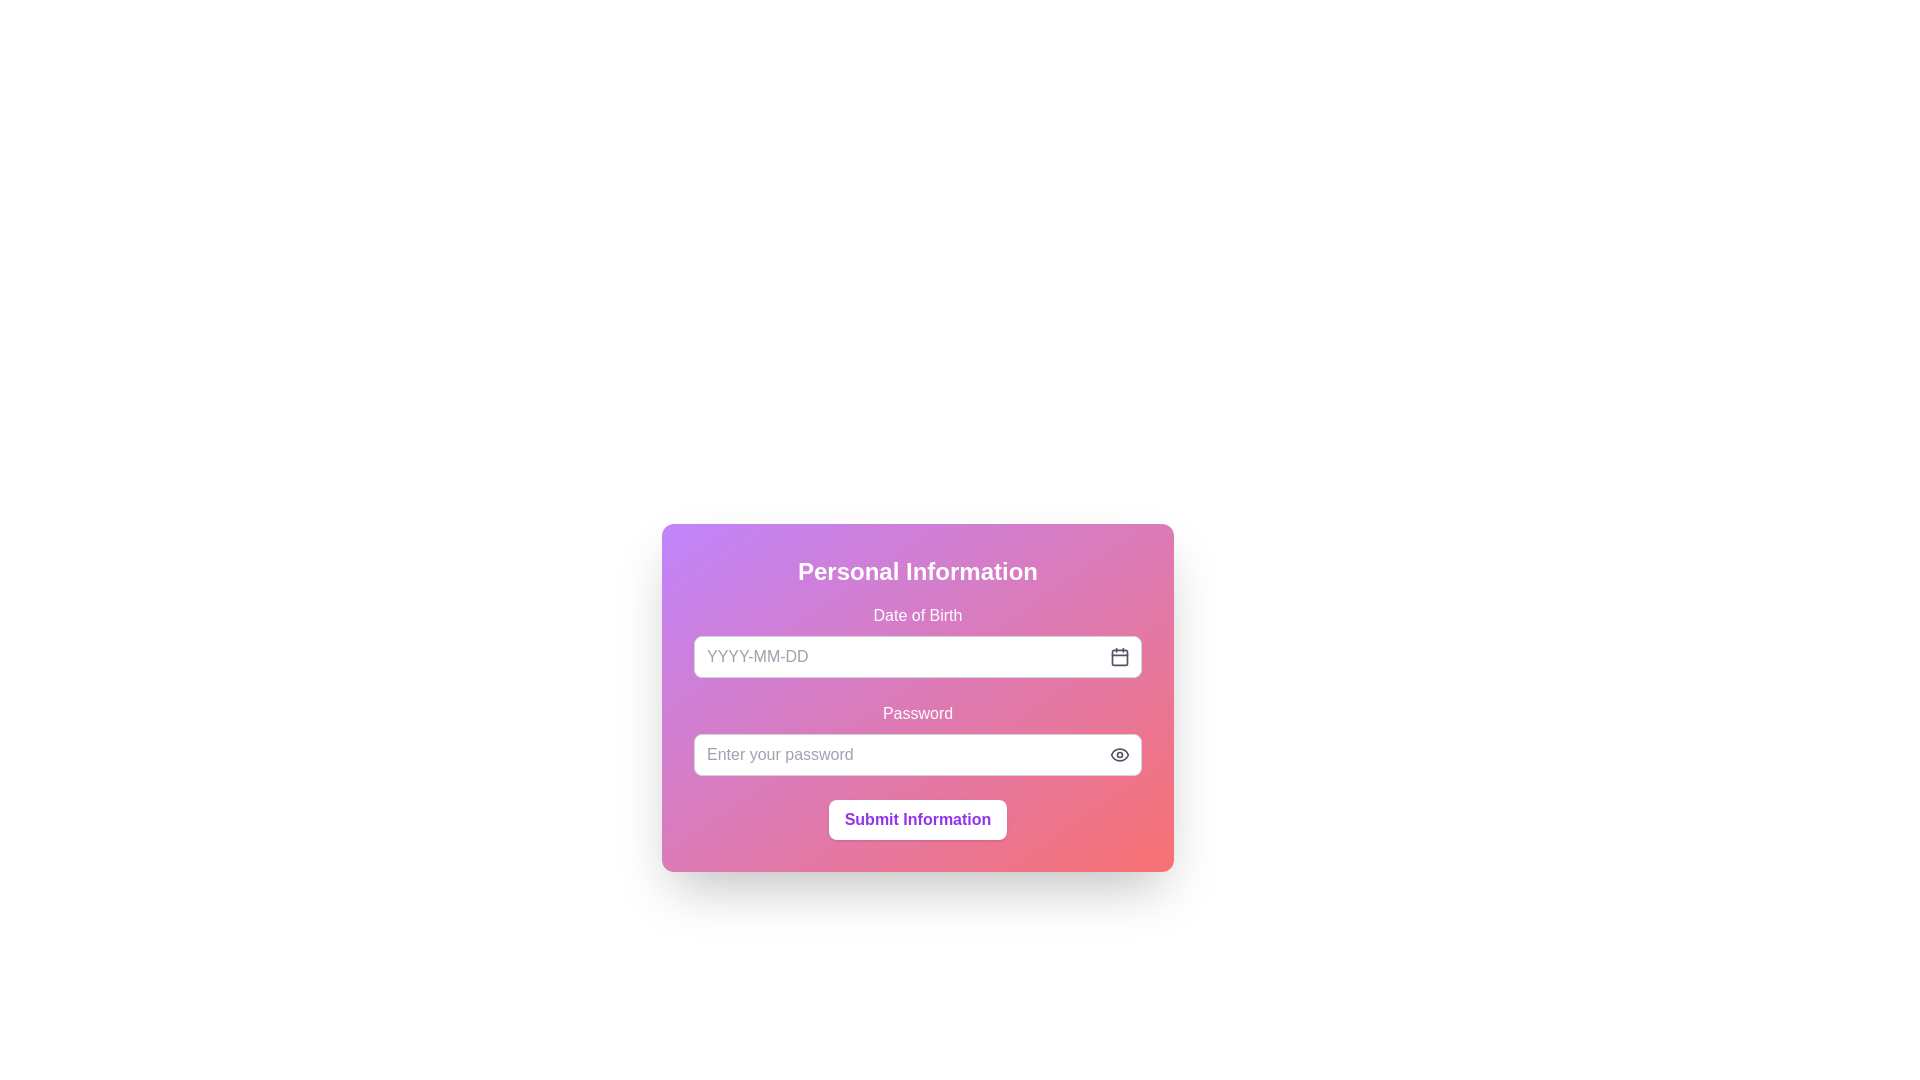 The height and width of the screenshot is (1080, 1920). Describe the element at coordinates (916, 571) in the screenshot. I see `bold white header text that says 'Personal Information', located at the top of the card layout with a gradient background` at that location.